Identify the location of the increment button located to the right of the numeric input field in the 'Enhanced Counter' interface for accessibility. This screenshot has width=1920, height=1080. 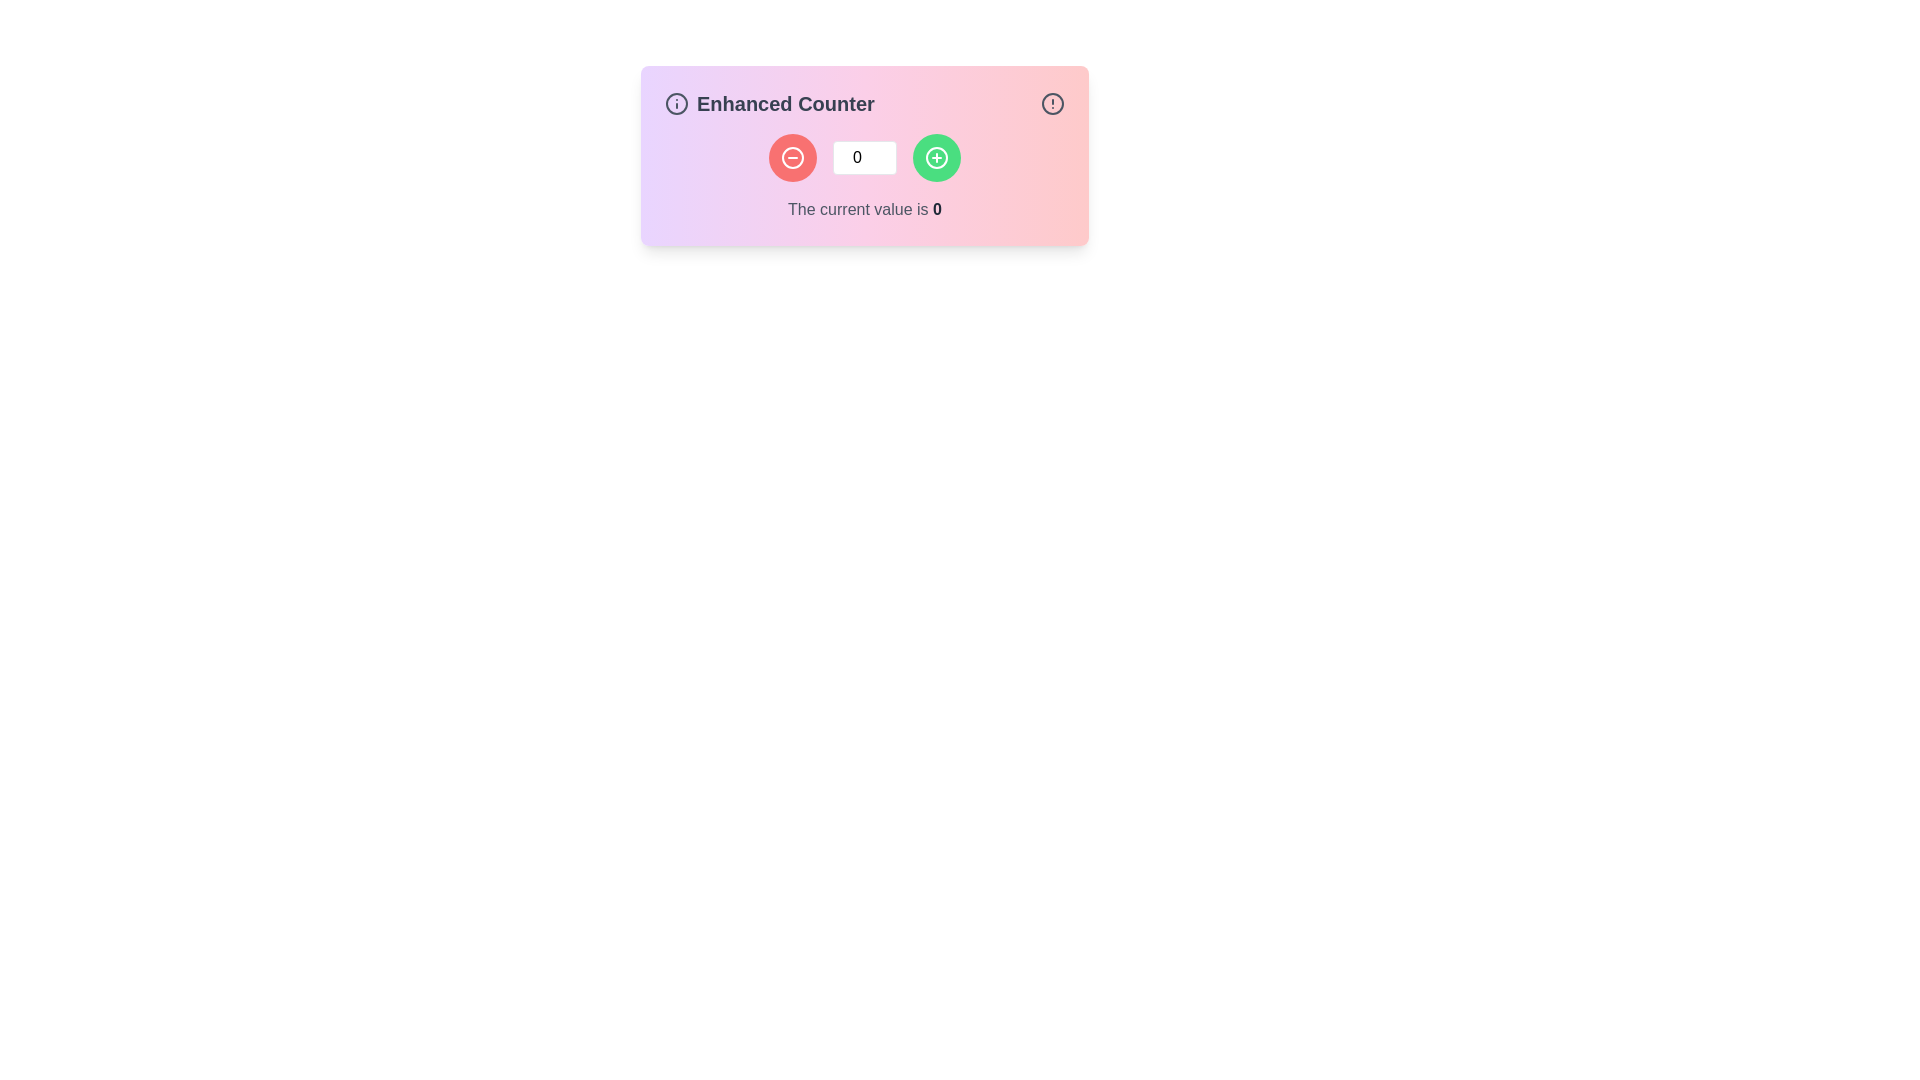
(935, 157).